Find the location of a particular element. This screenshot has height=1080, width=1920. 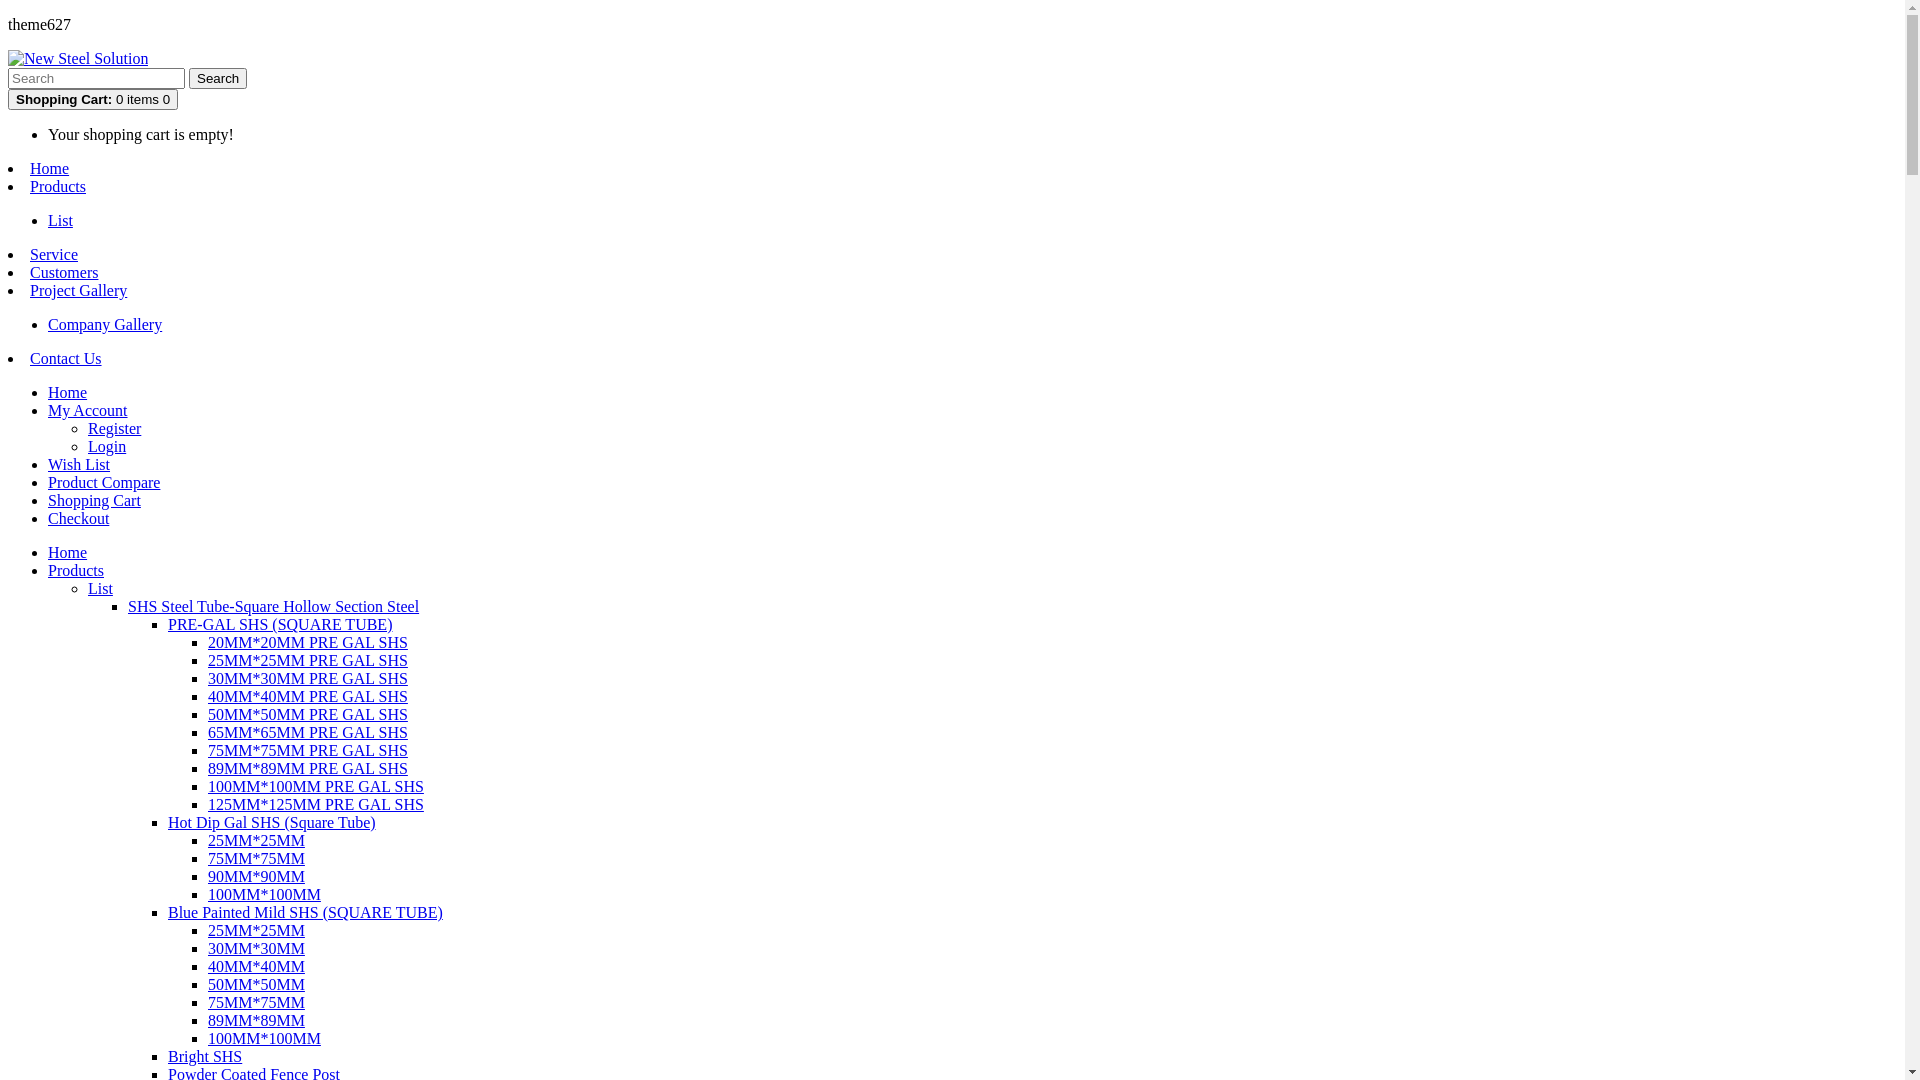

'Search' is located at coordinates (217, 77).